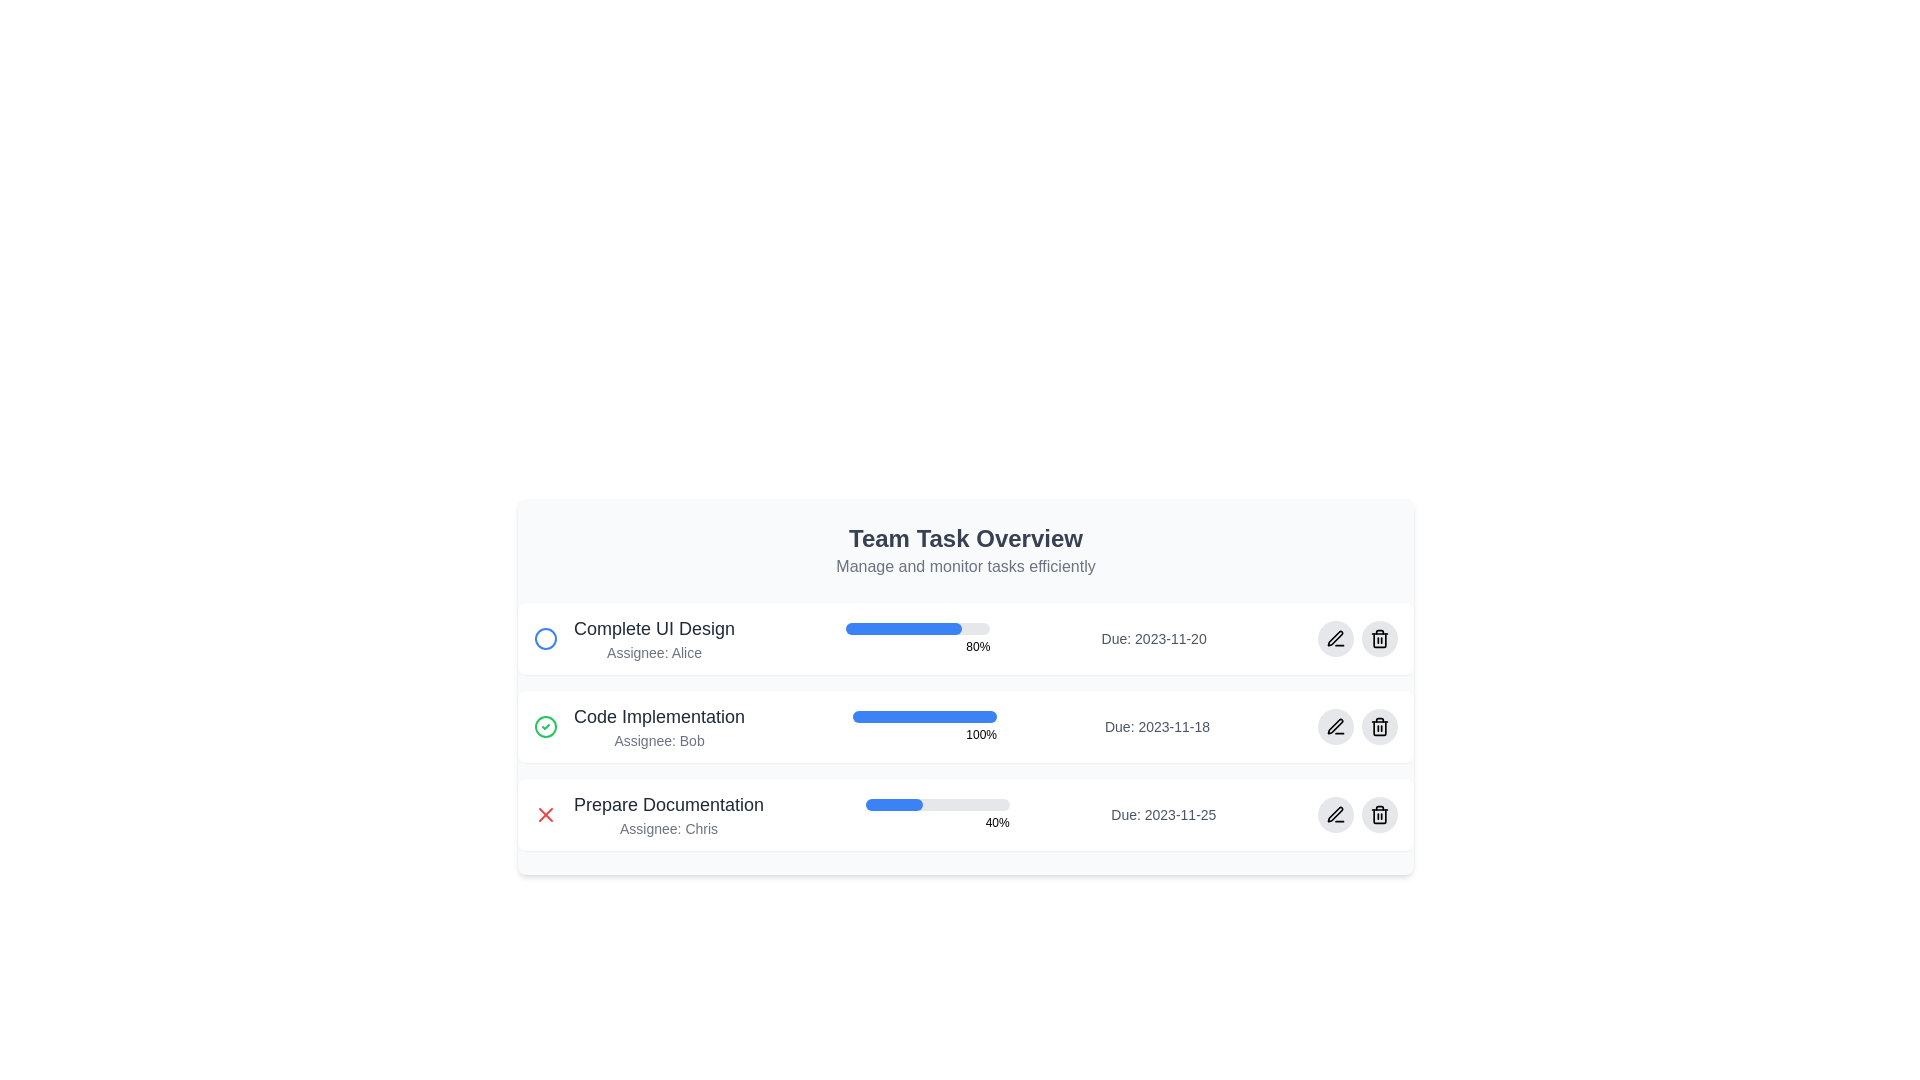  I want to click on the icon bundle that groups the editing and deleting buttons for the 'Code Implementation' task, located at the far-right side of the row, so click(1358, 726).